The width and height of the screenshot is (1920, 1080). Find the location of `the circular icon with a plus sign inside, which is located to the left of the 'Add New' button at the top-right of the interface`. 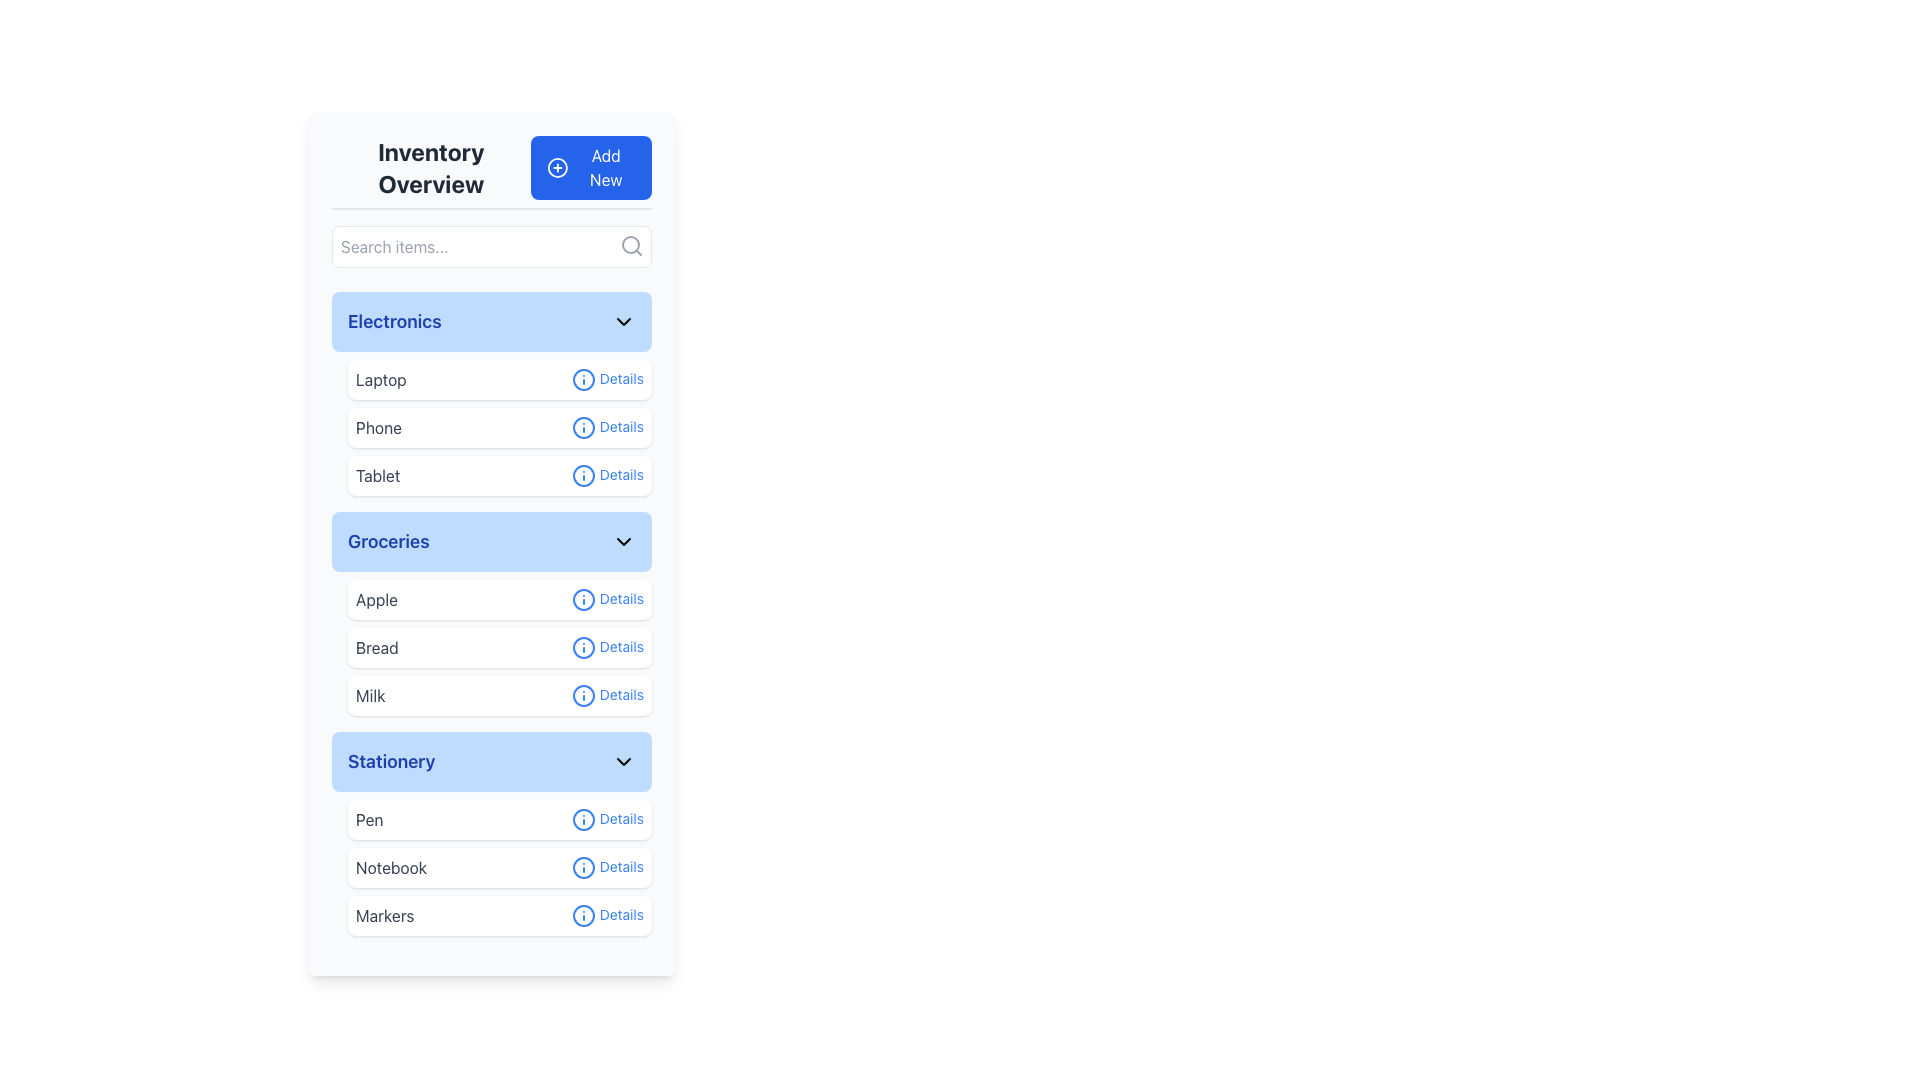

the circular icon with a plus sign inside, which is located to the left of the 'Add New' button at the top-right of the interface is located at coordinates (557, 167).